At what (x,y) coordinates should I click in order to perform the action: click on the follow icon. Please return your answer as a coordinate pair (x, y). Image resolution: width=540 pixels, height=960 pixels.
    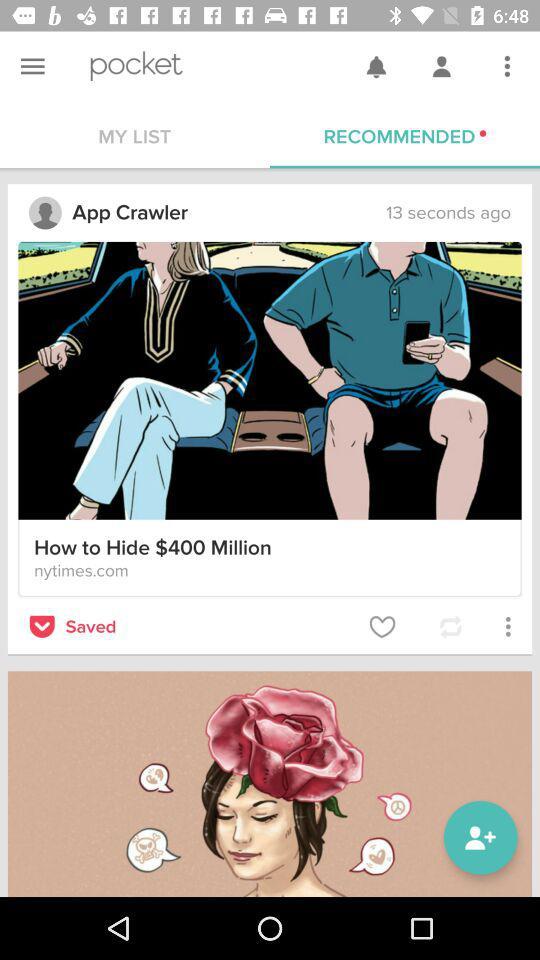
    Looking at the image, I should click on (479, 837).